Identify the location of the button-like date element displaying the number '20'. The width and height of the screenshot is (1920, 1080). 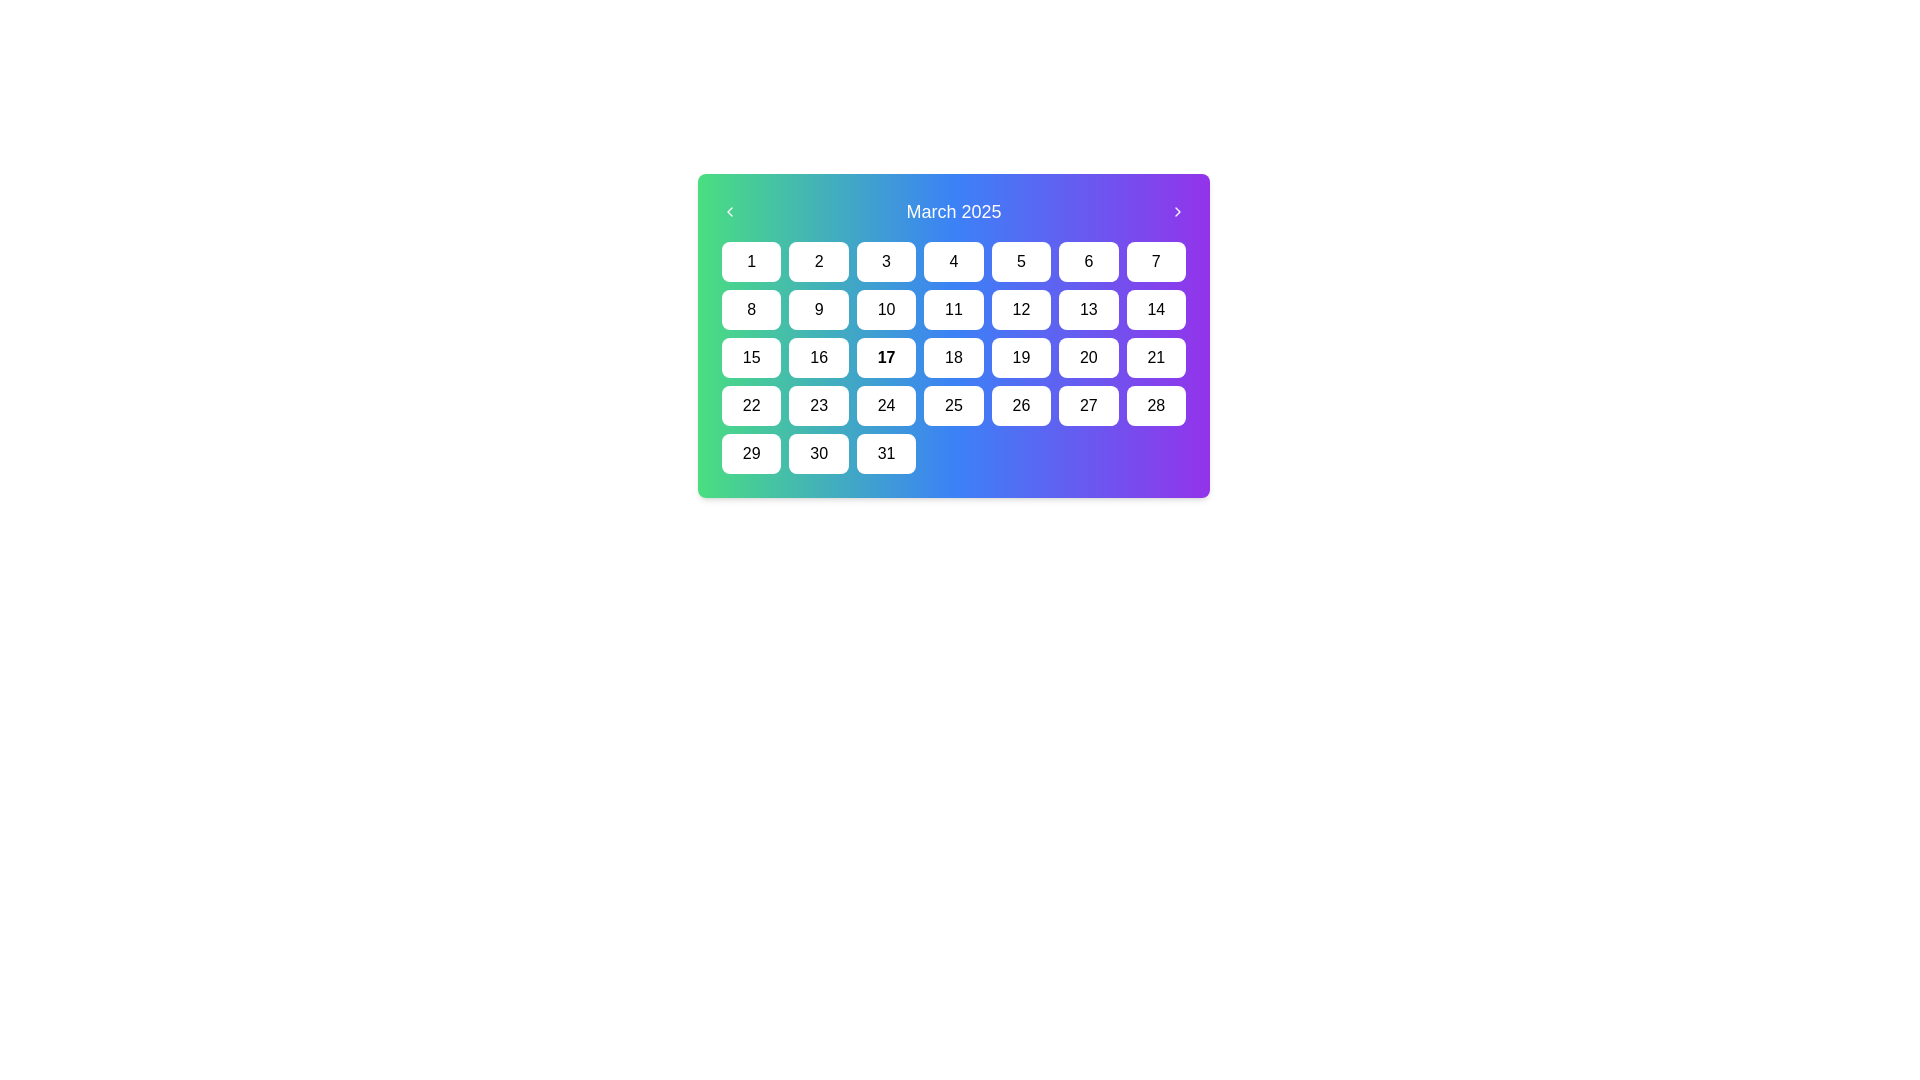
(1087, 357).